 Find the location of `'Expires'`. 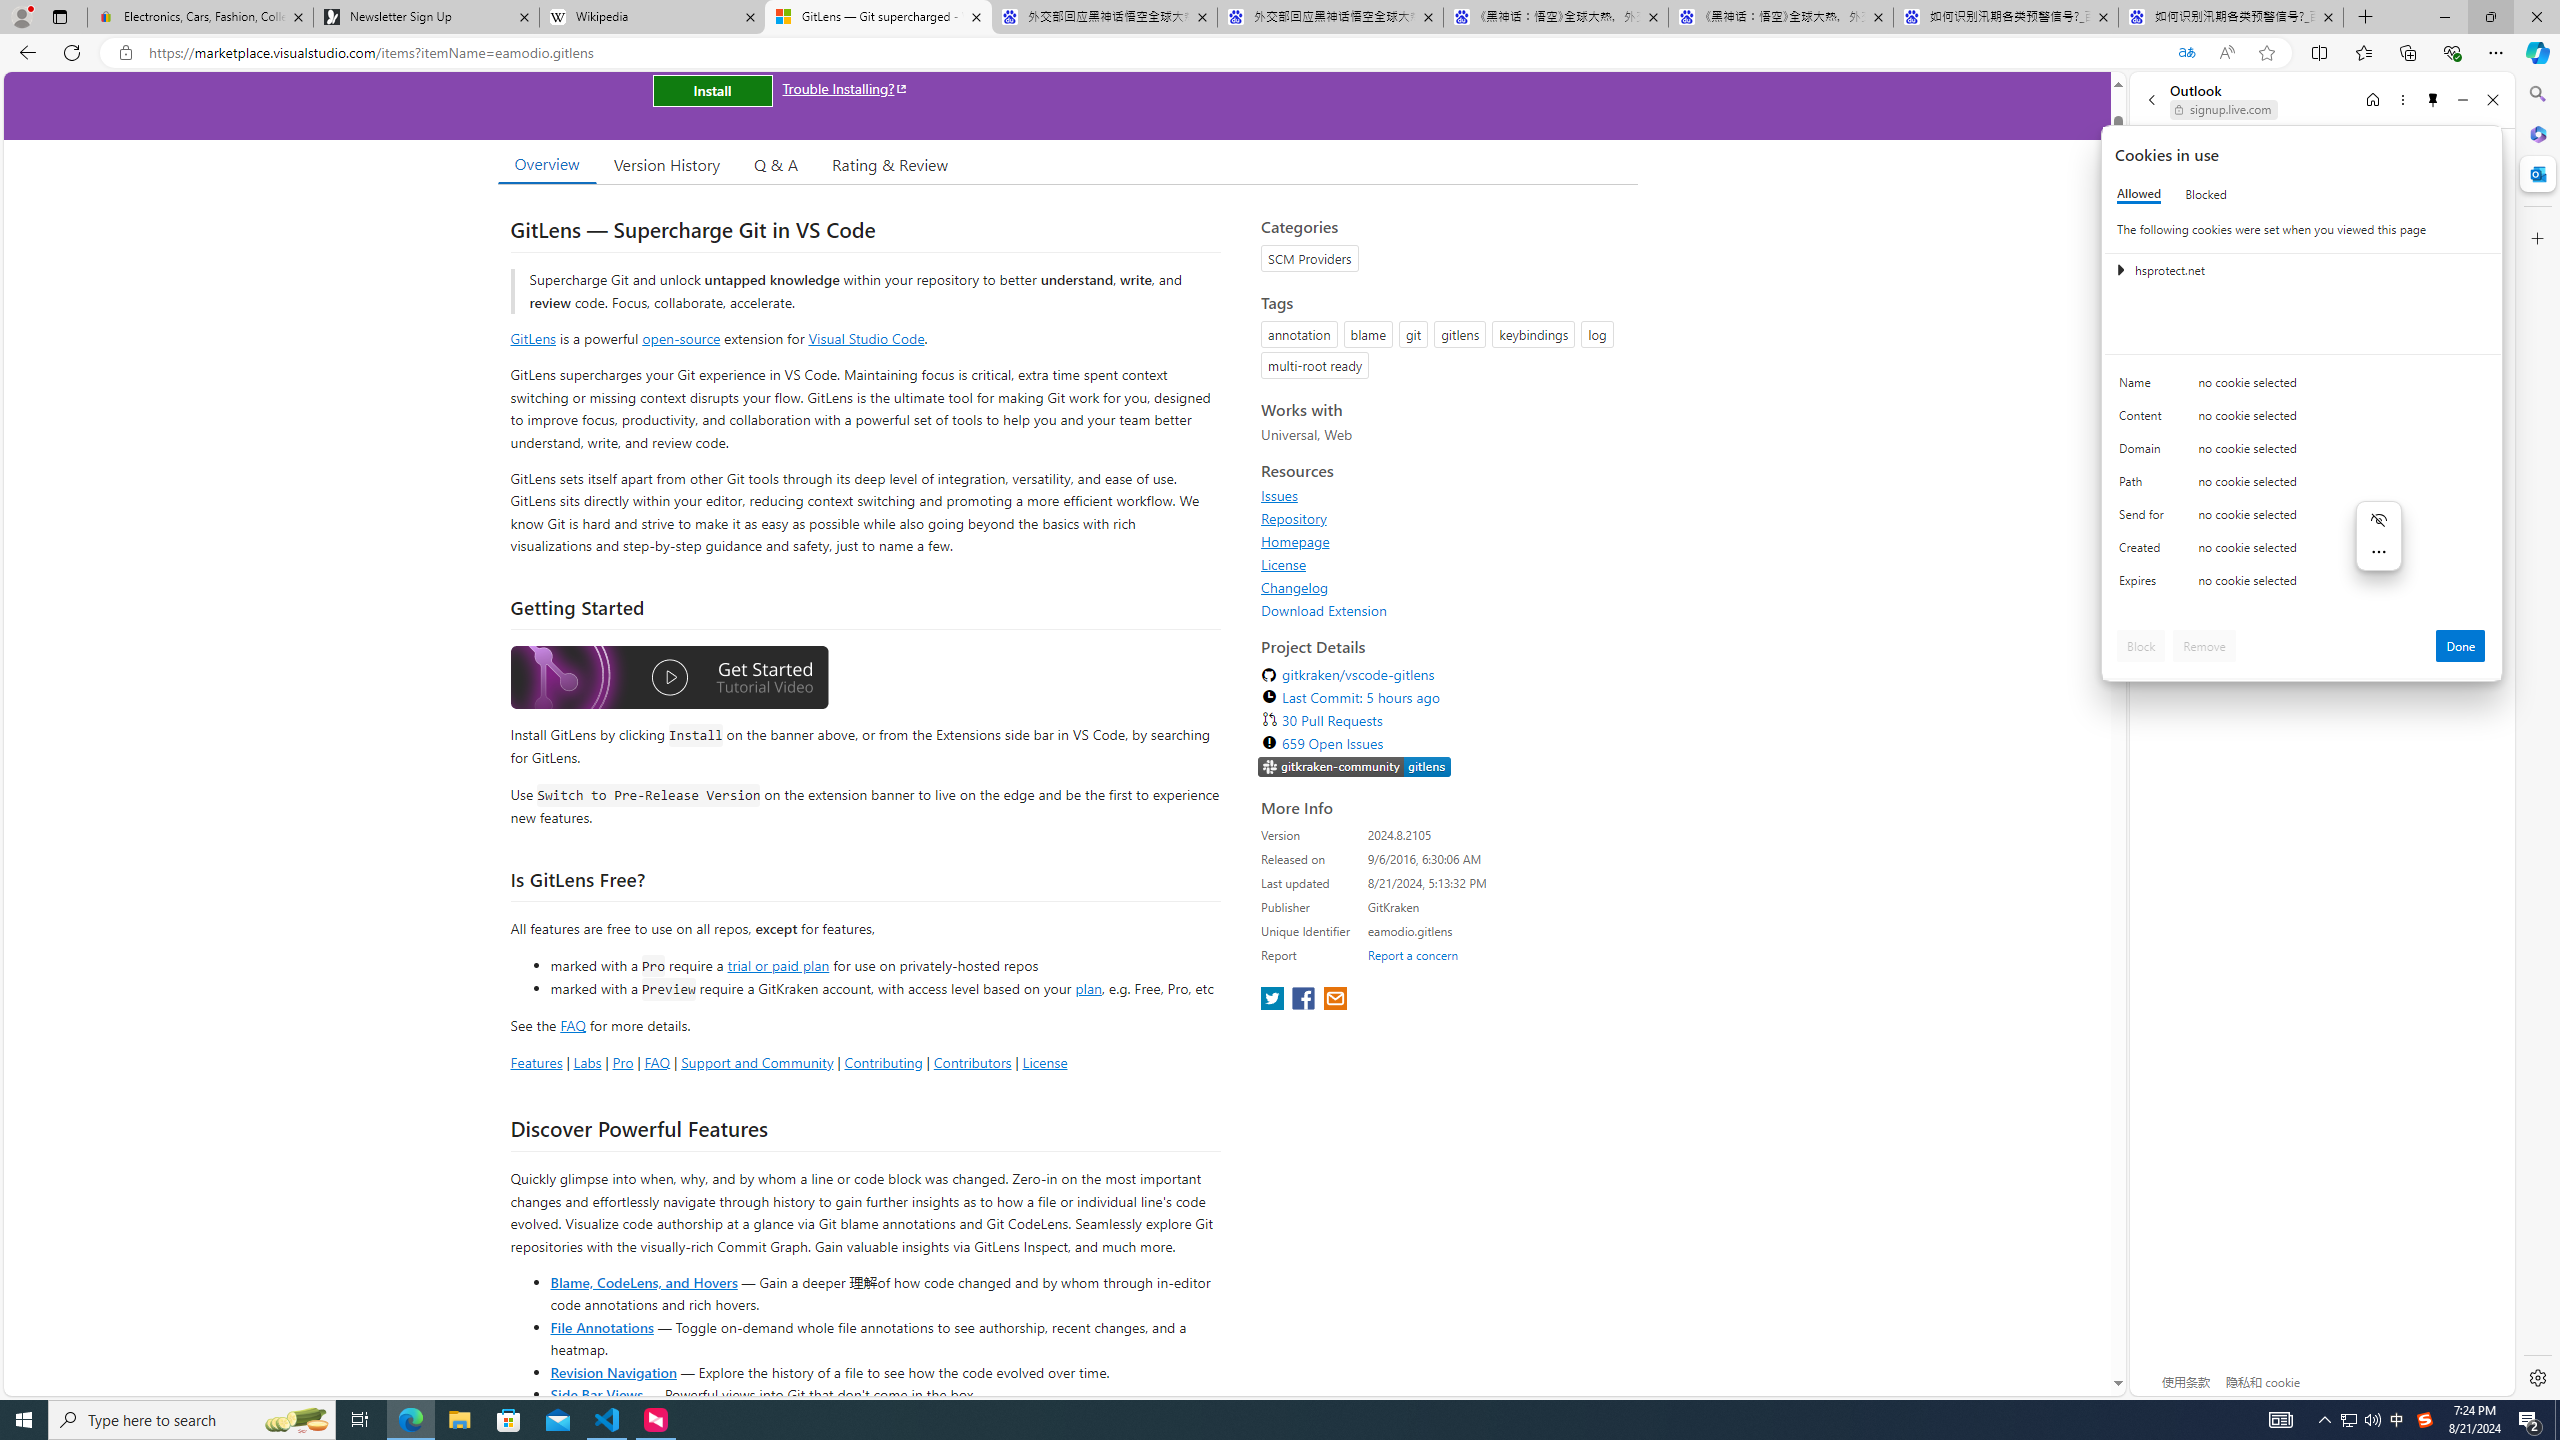

'Expires' is located at coordinates (2144, 585).